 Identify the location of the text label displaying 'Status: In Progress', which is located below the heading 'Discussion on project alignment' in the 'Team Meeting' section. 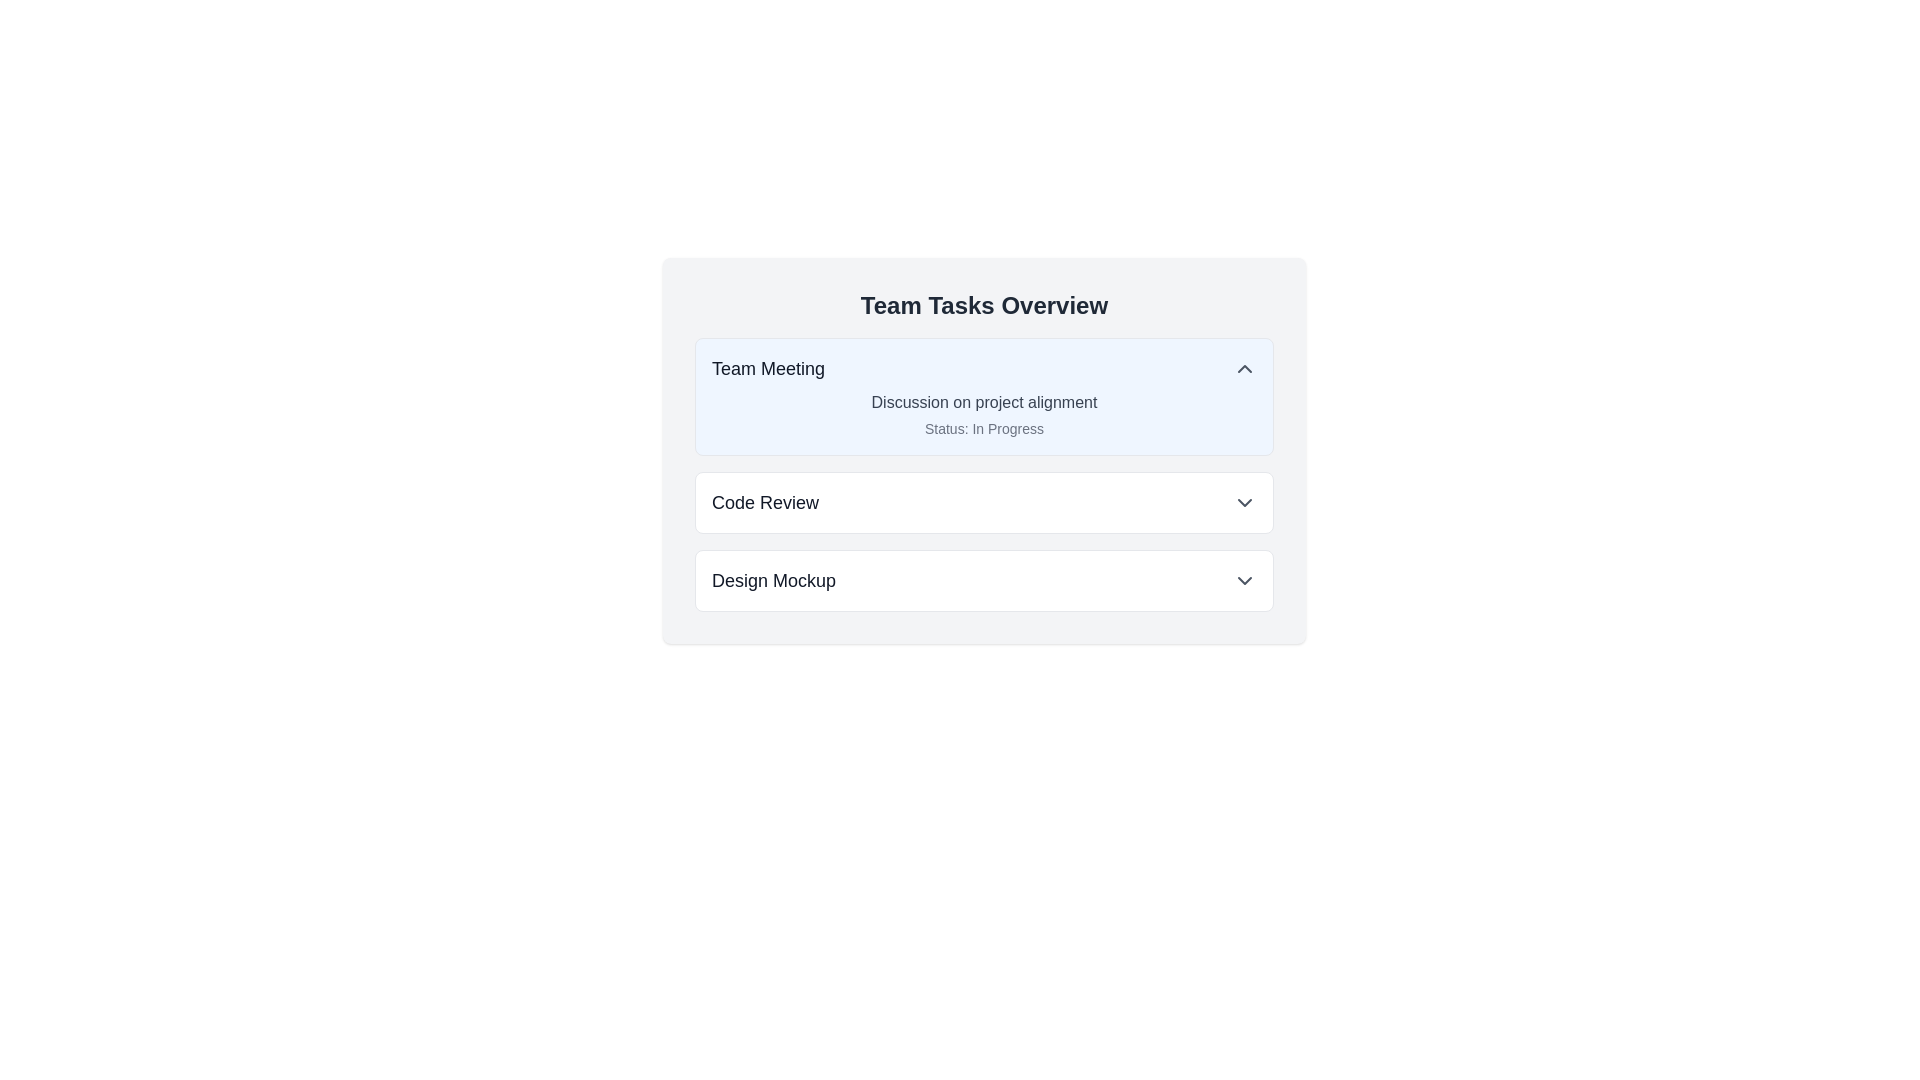
(984, 427).